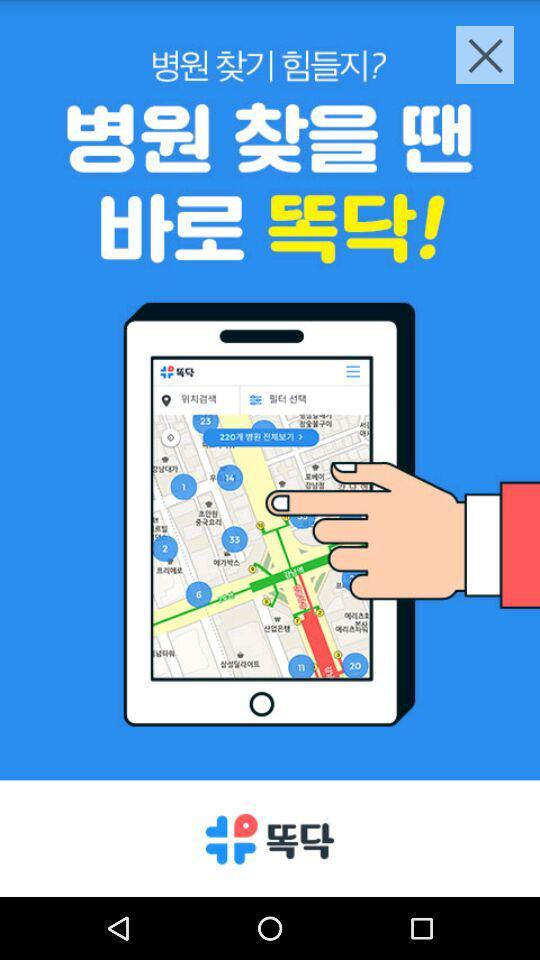  What do you see at coordinates (483, 58) in the screenshot?
I see `the close icon` at bounding box center [483, 58].